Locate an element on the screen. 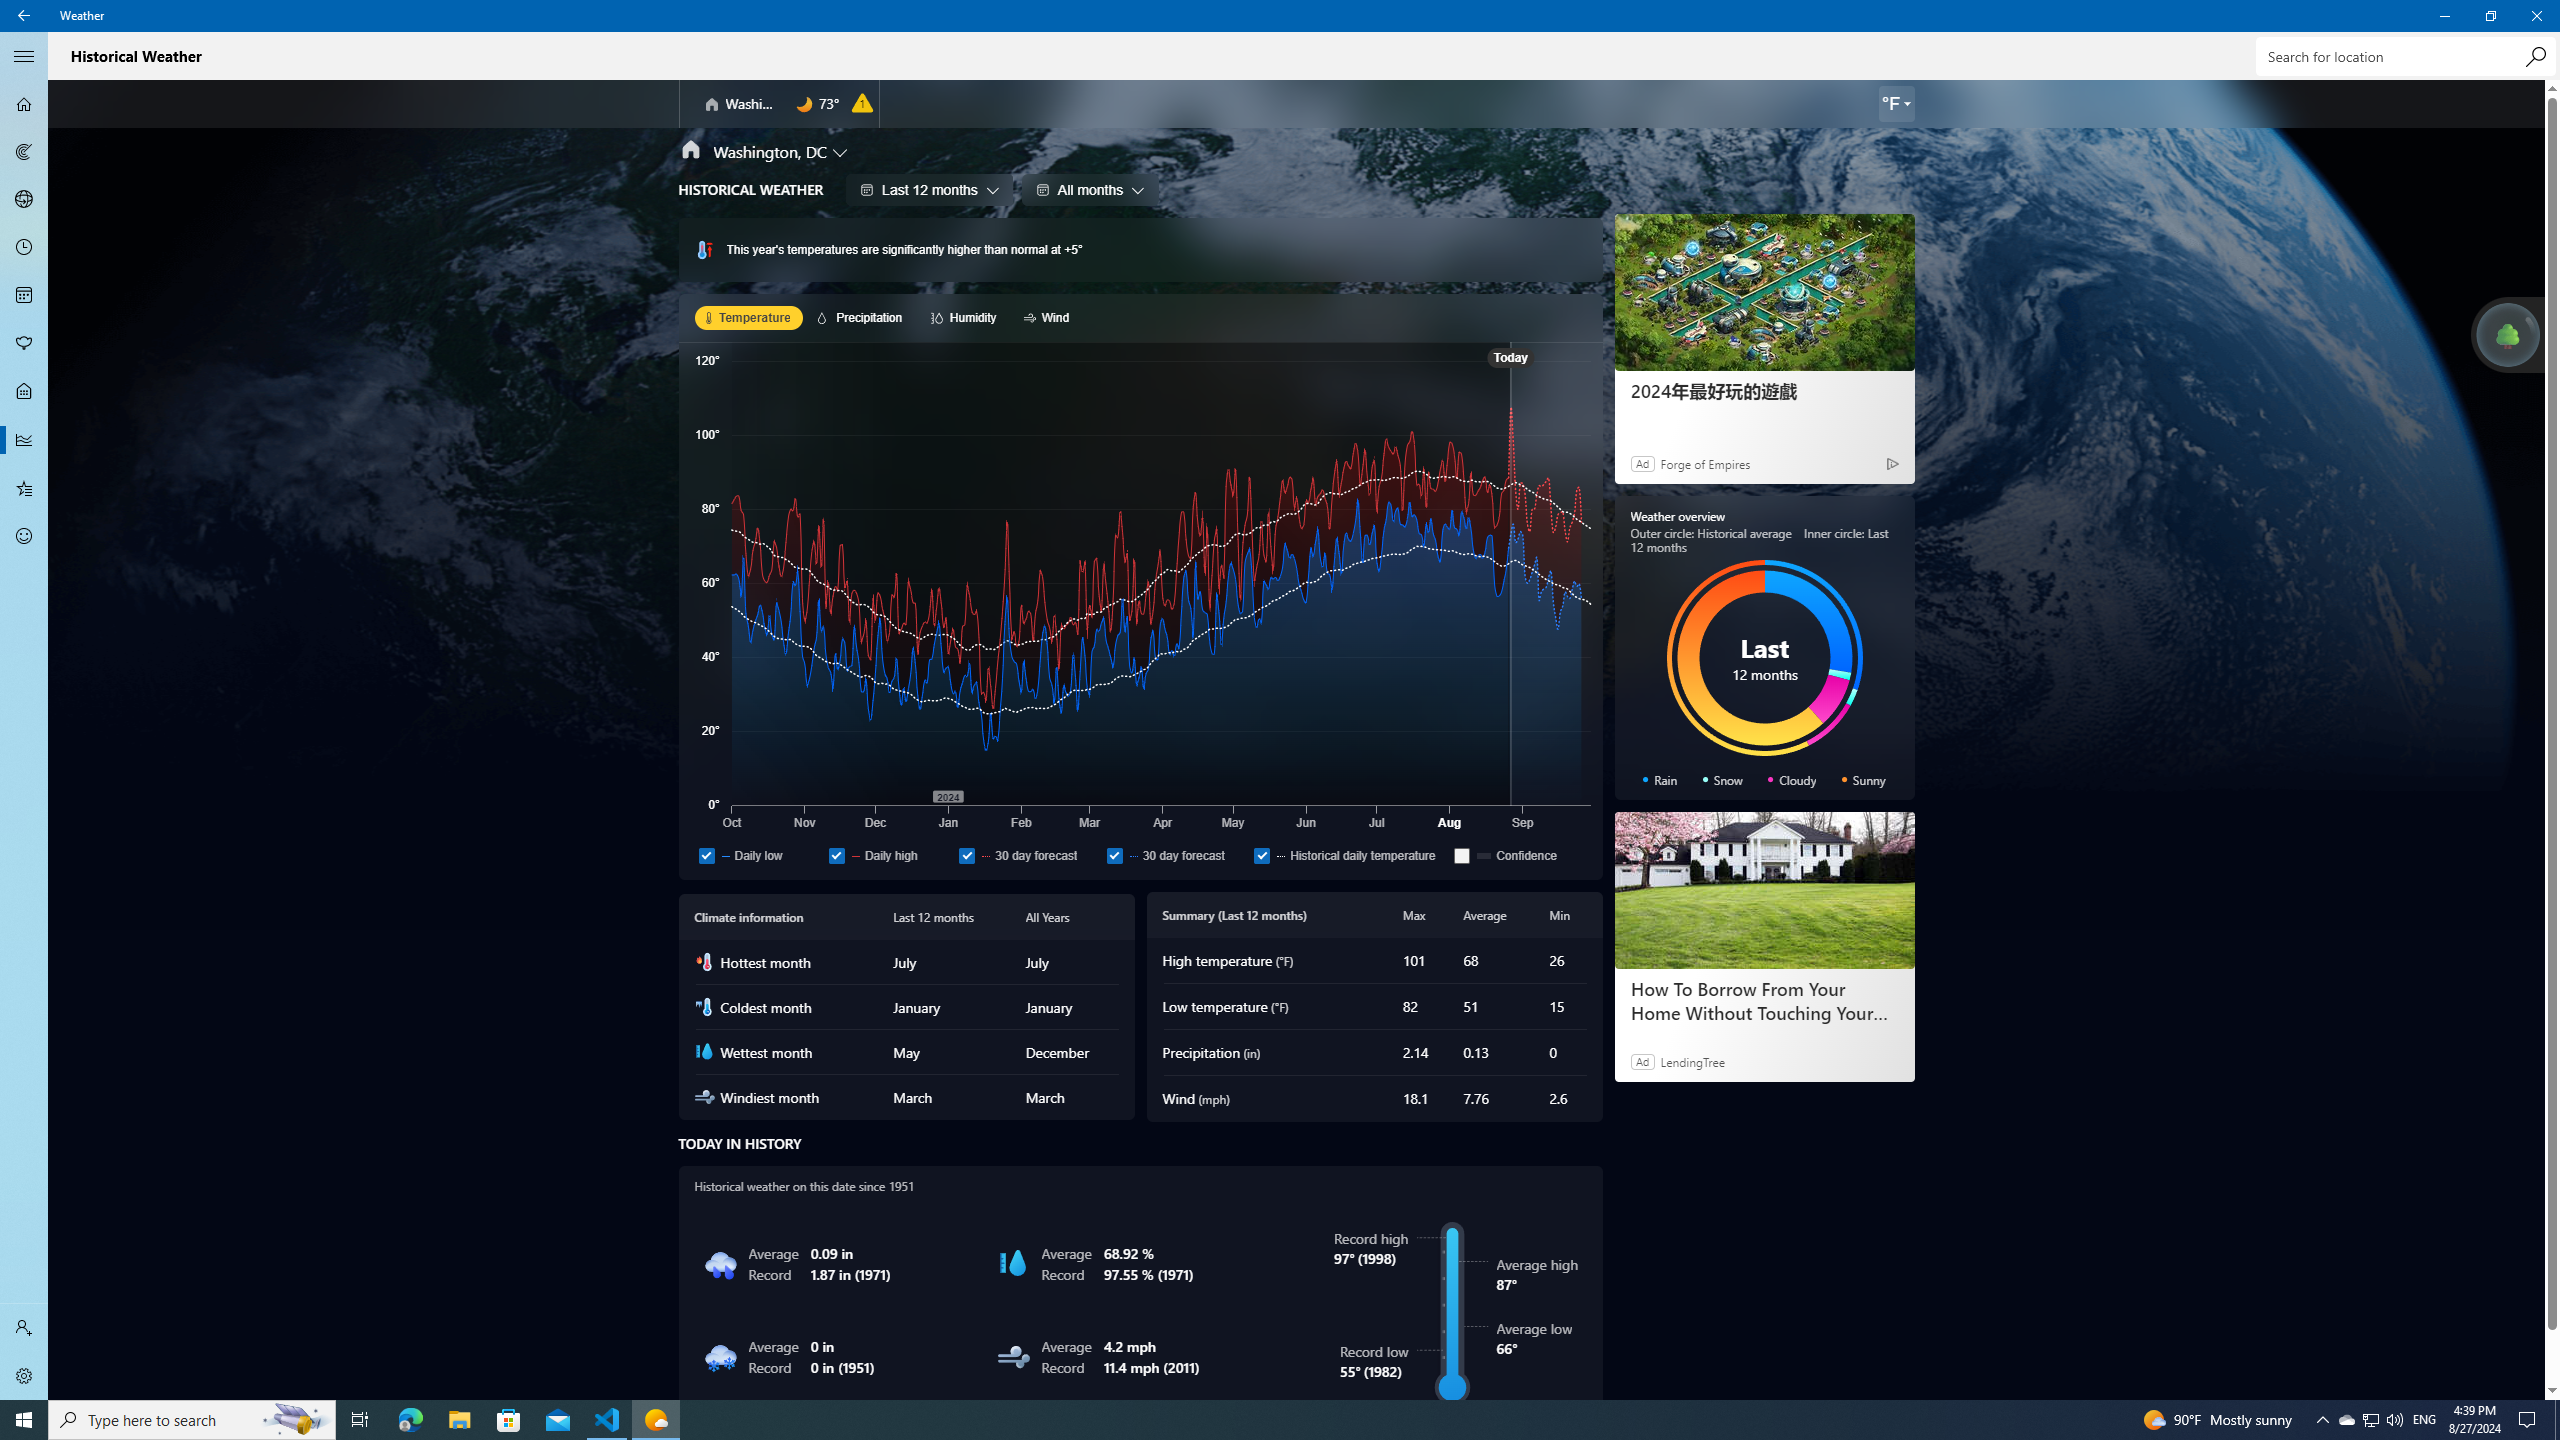  'Forecast - Not Selected' is located at coordinates (24, 103).